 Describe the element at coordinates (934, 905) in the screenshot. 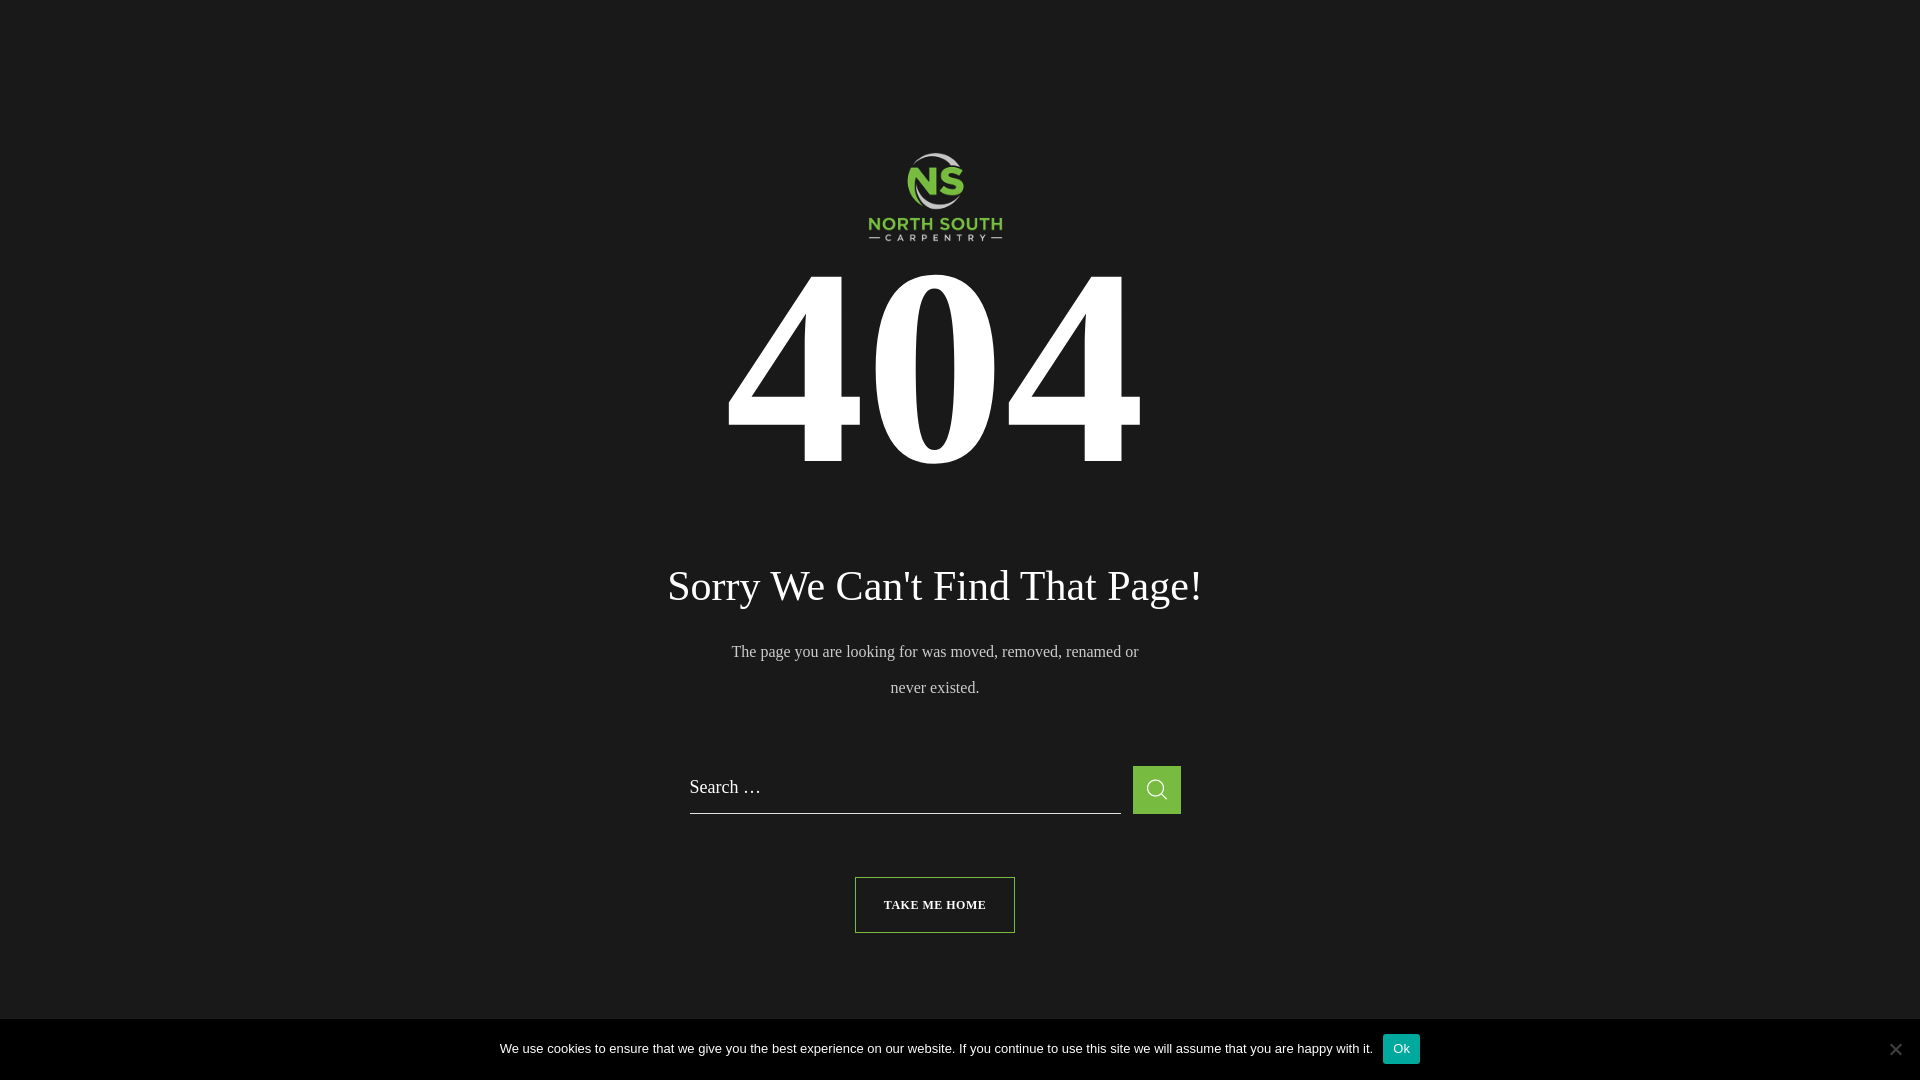

I see `'TAKE ME HOME'` at that location.